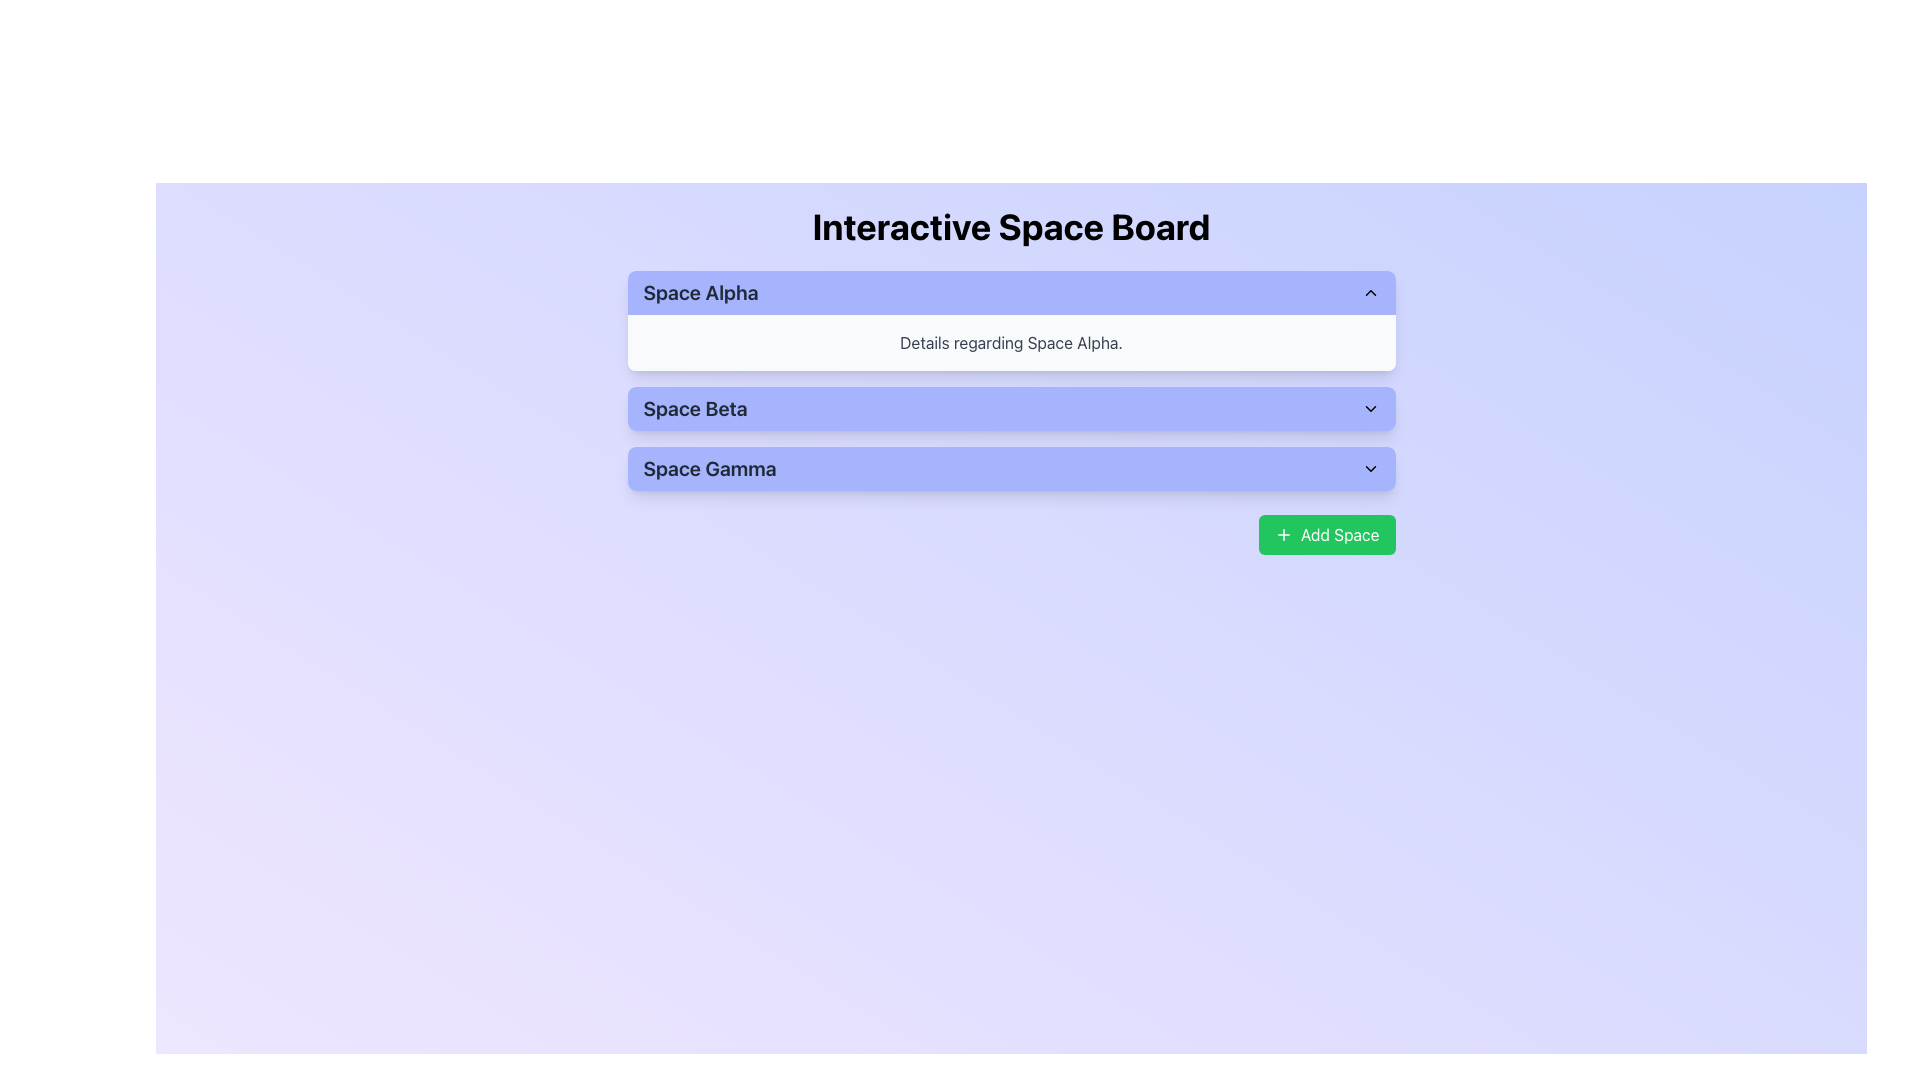  What do you see at coordinates (695, 407) in the screenshot?
I see `the static text label for 'Space Beta', which serves as a title in the vertical list of options` at bounding box center [695, 407].